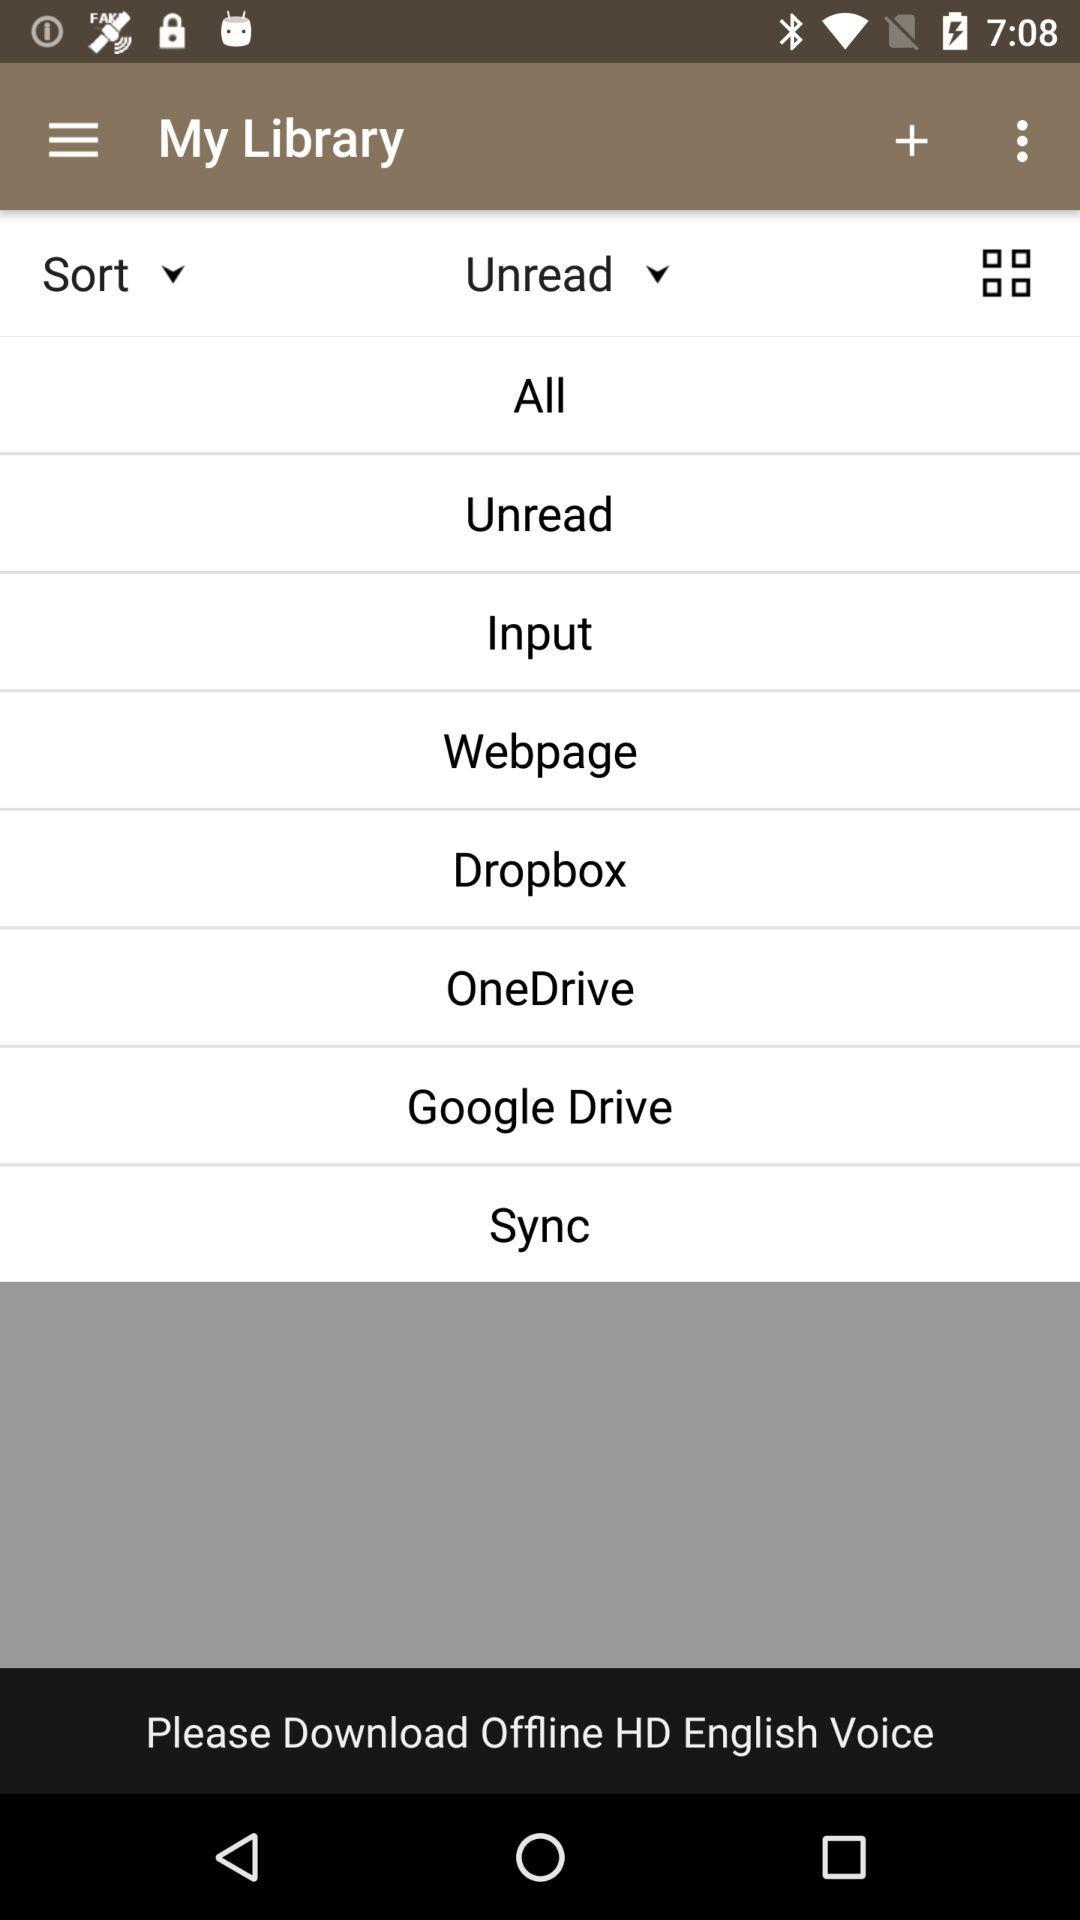 This screenshot has height=1920, width=1080. What do you see at coordinates (1006, 291) in the screenshot?
I see `the dashboard icon` at bounding box center [1006, 291].